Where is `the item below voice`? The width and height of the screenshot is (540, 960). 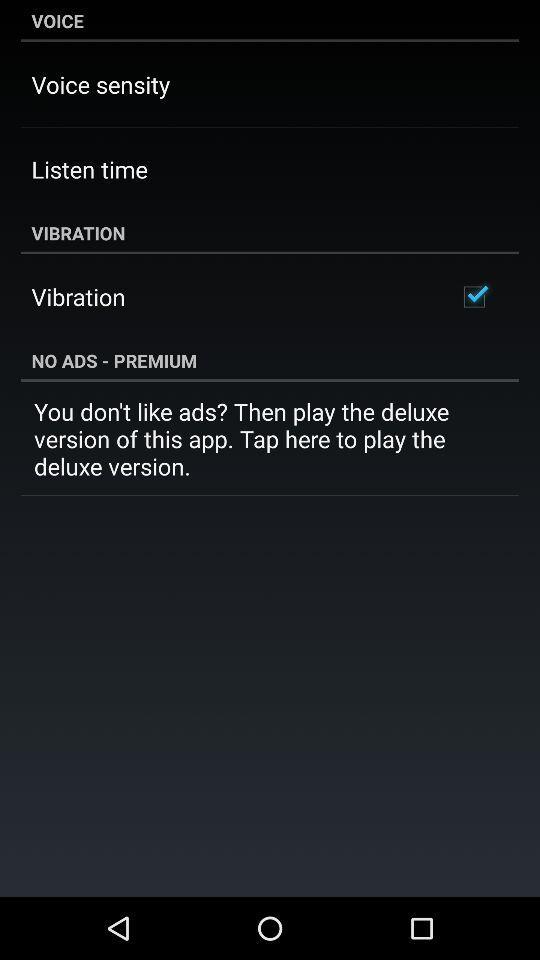 the item below voice is located at coordinates (99, 84).